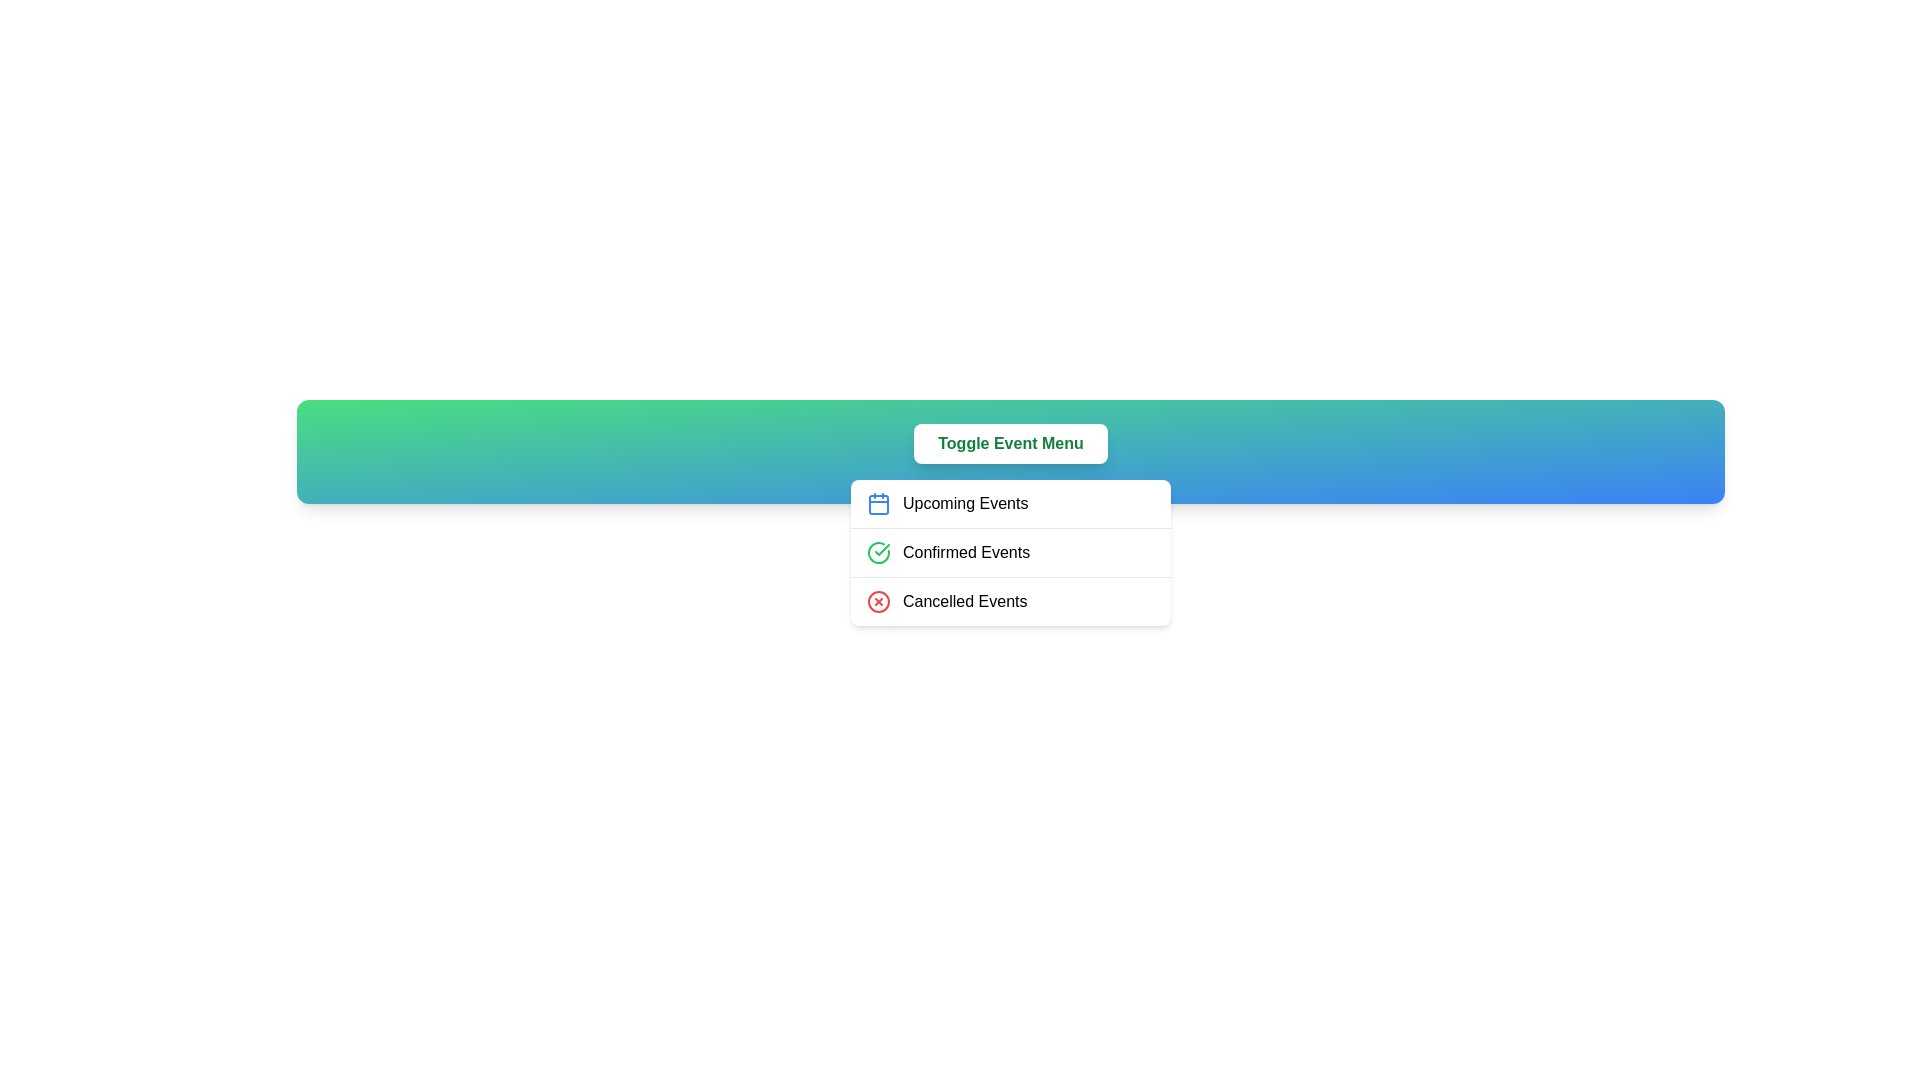 The height and width of the screenshot is (1080, 1920). What do you see at coordinates (1009, 442) in the screenshot?
I see `the 'Toggle Event Menu' button to toggle the visibility of the event menu` at bounding box center [1009, 442].